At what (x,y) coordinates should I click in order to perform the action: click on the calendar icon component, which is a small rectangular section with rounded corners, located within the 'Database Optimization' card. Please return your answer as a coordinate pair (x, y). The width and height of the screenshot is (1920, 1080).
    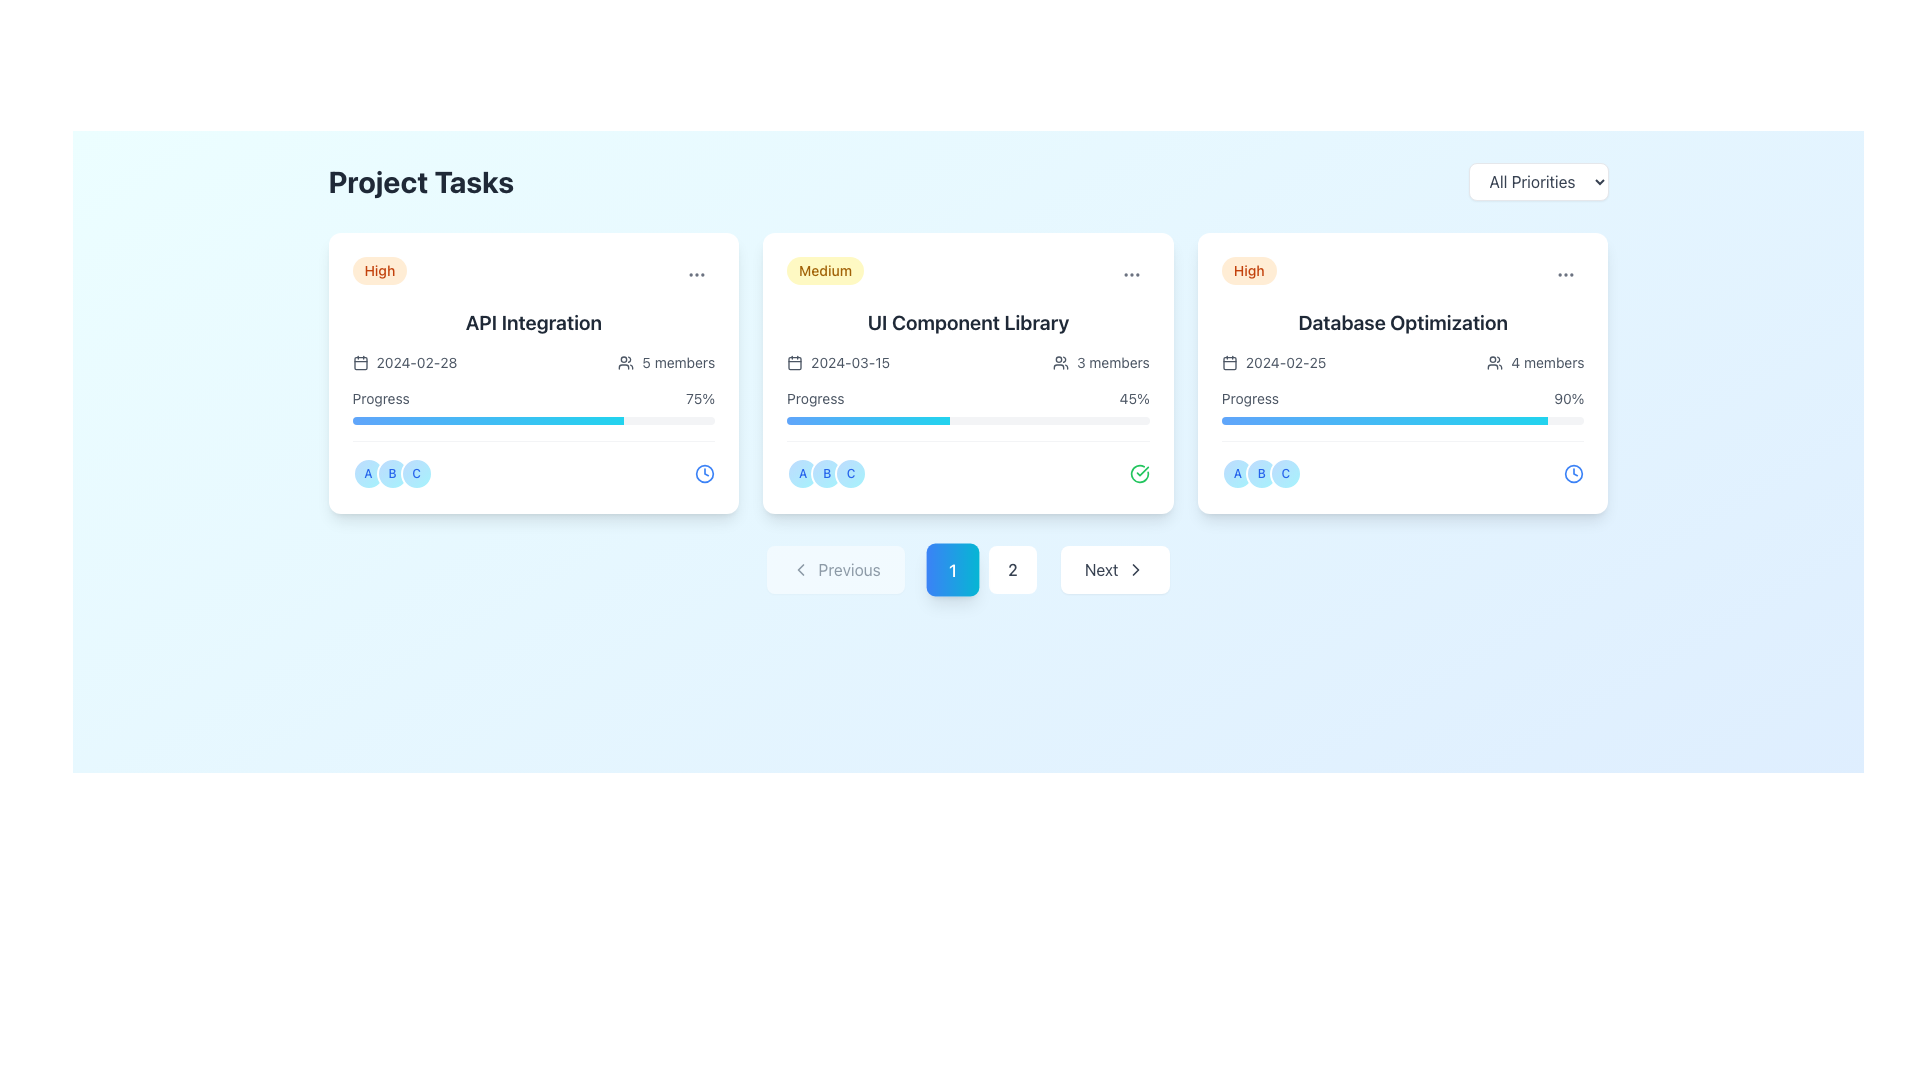
    Looking at the image, I should click on (1228, 363).